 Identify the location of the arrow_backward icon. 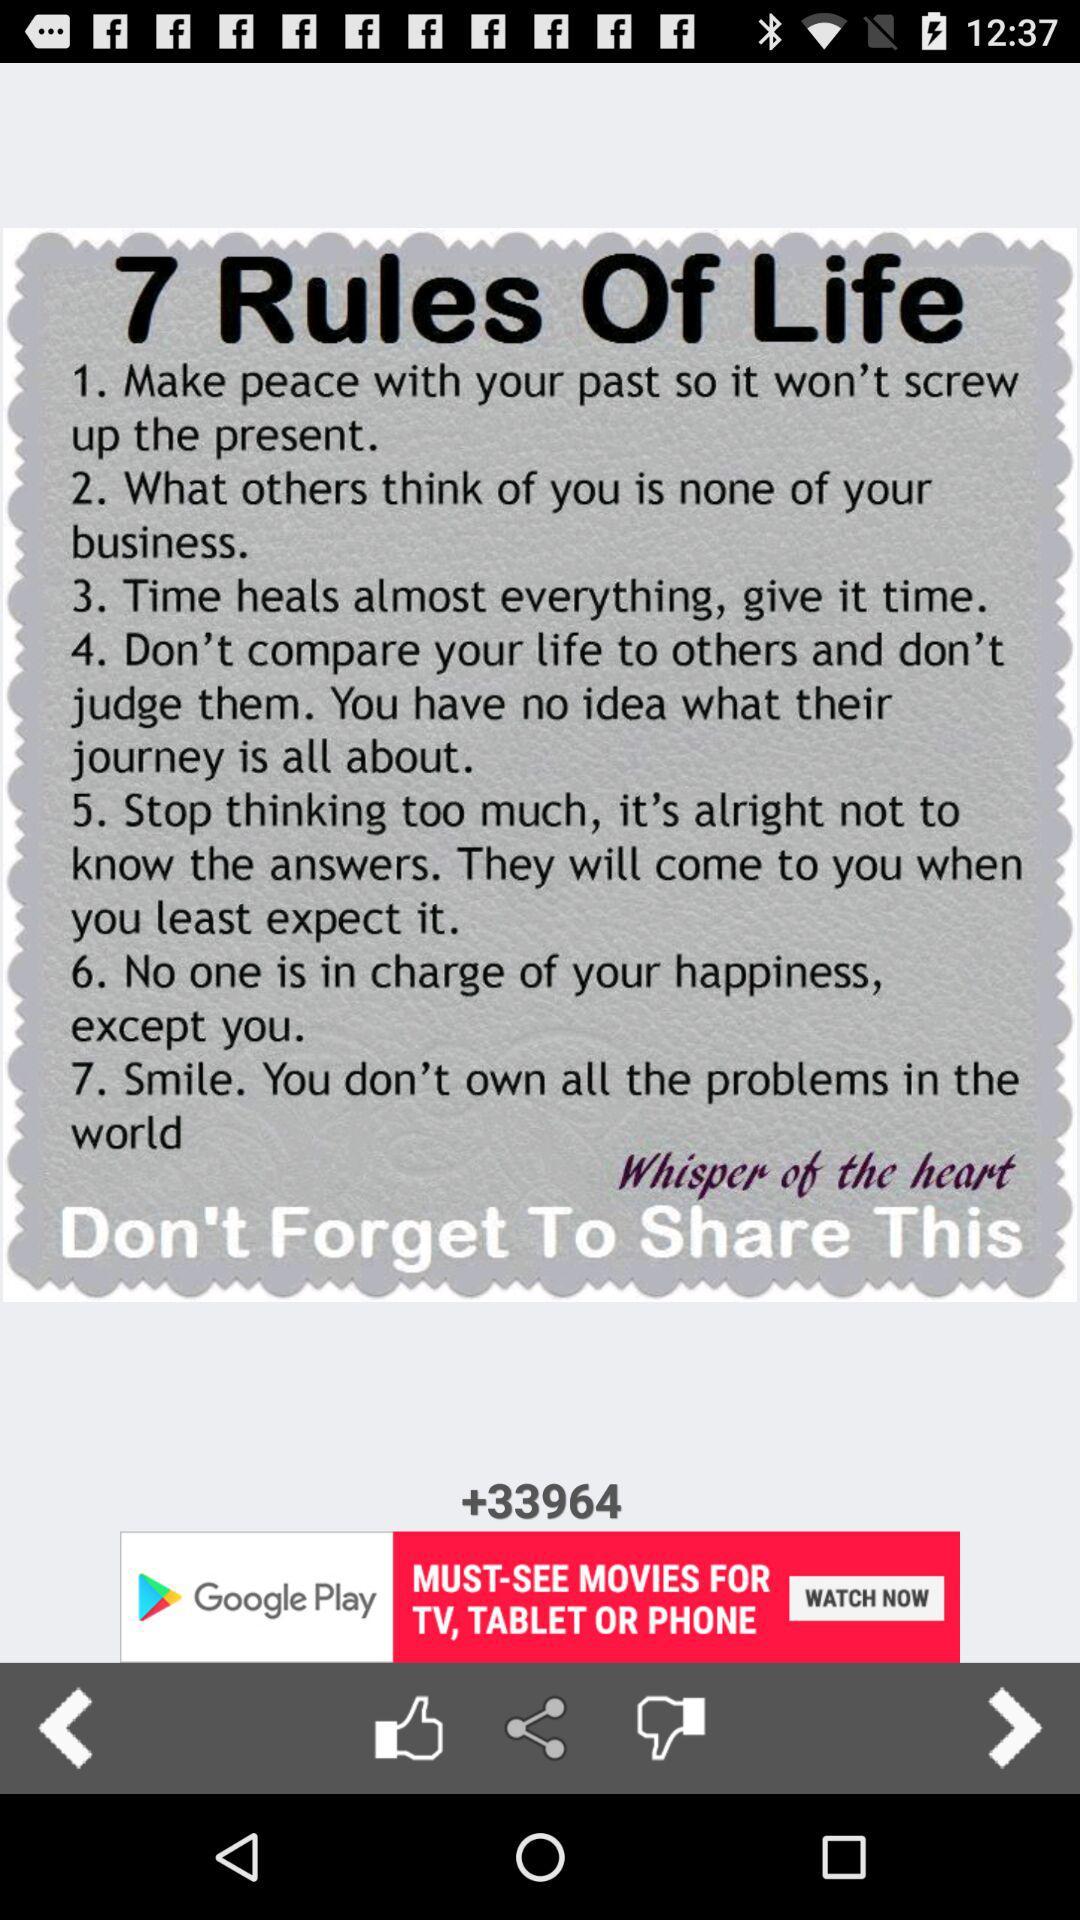
(64, 1848).